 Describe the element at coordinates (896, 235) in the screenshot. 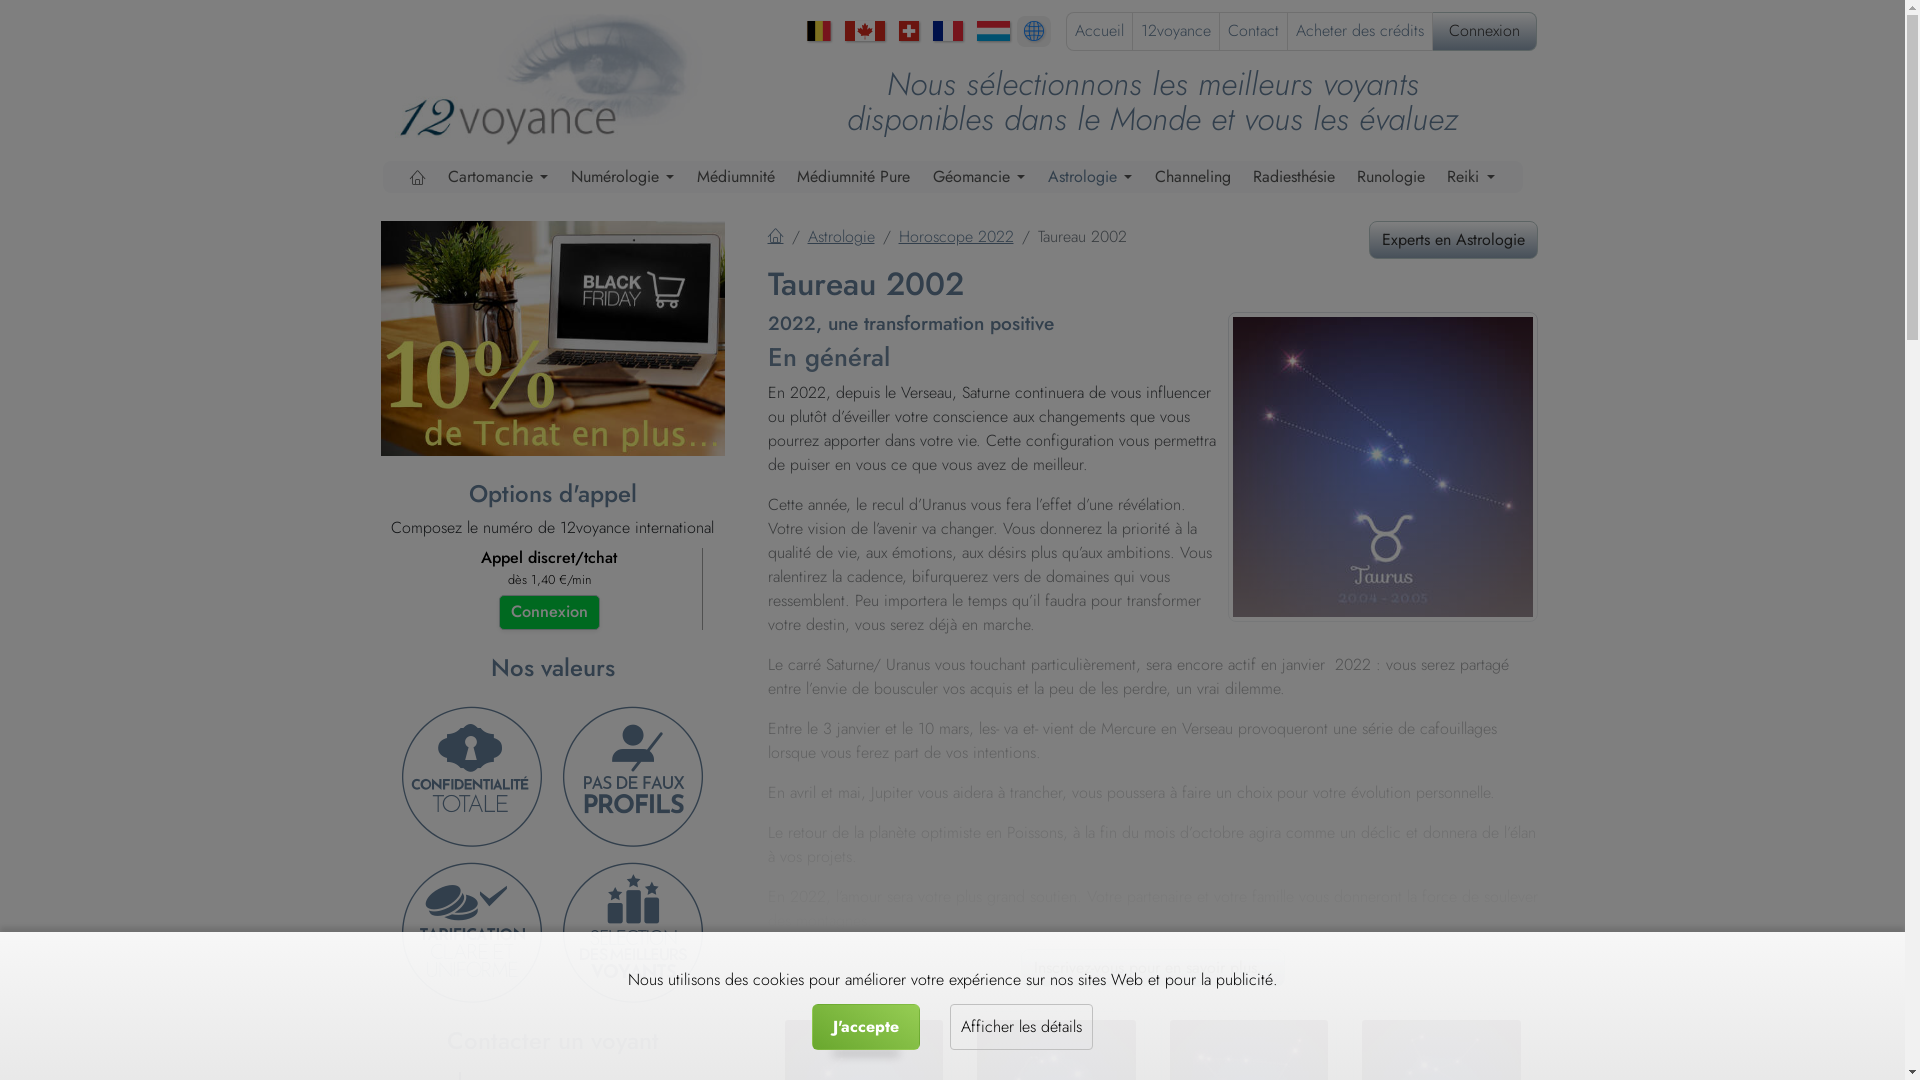

I see `'Horoscope 2022'` at that location.